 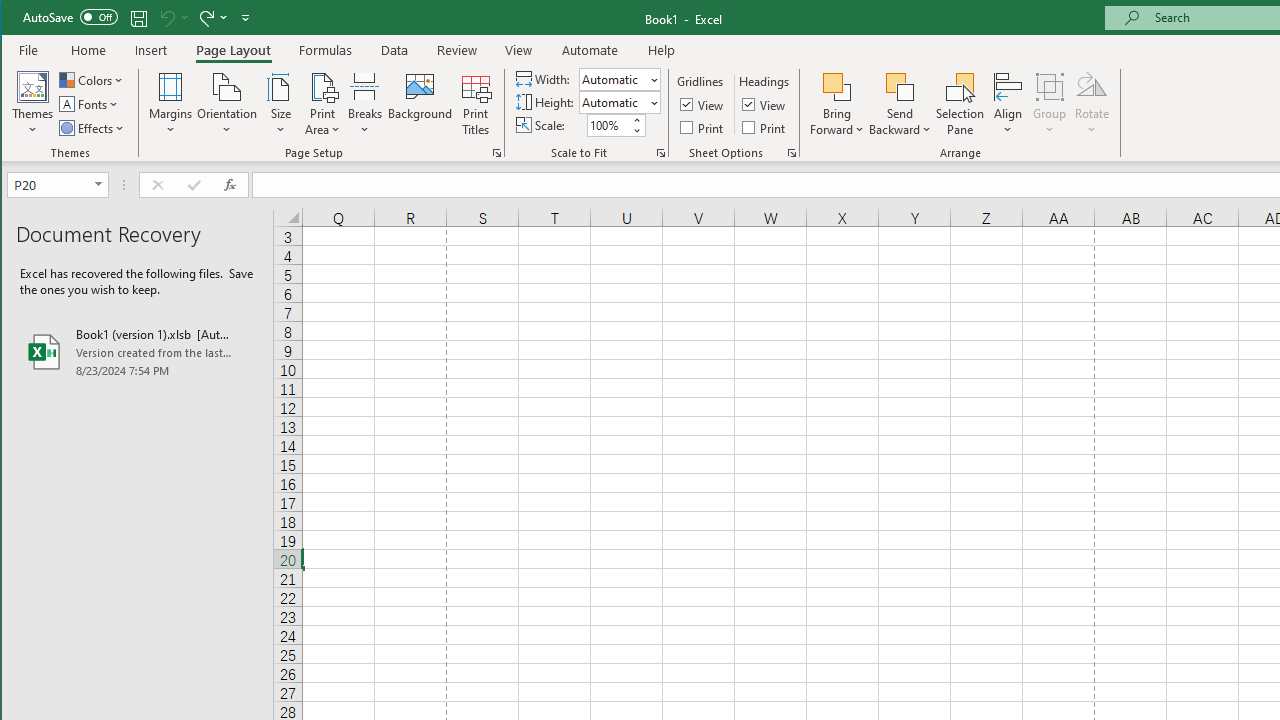 I want to click on 'Height', so click(x=618, y=102).